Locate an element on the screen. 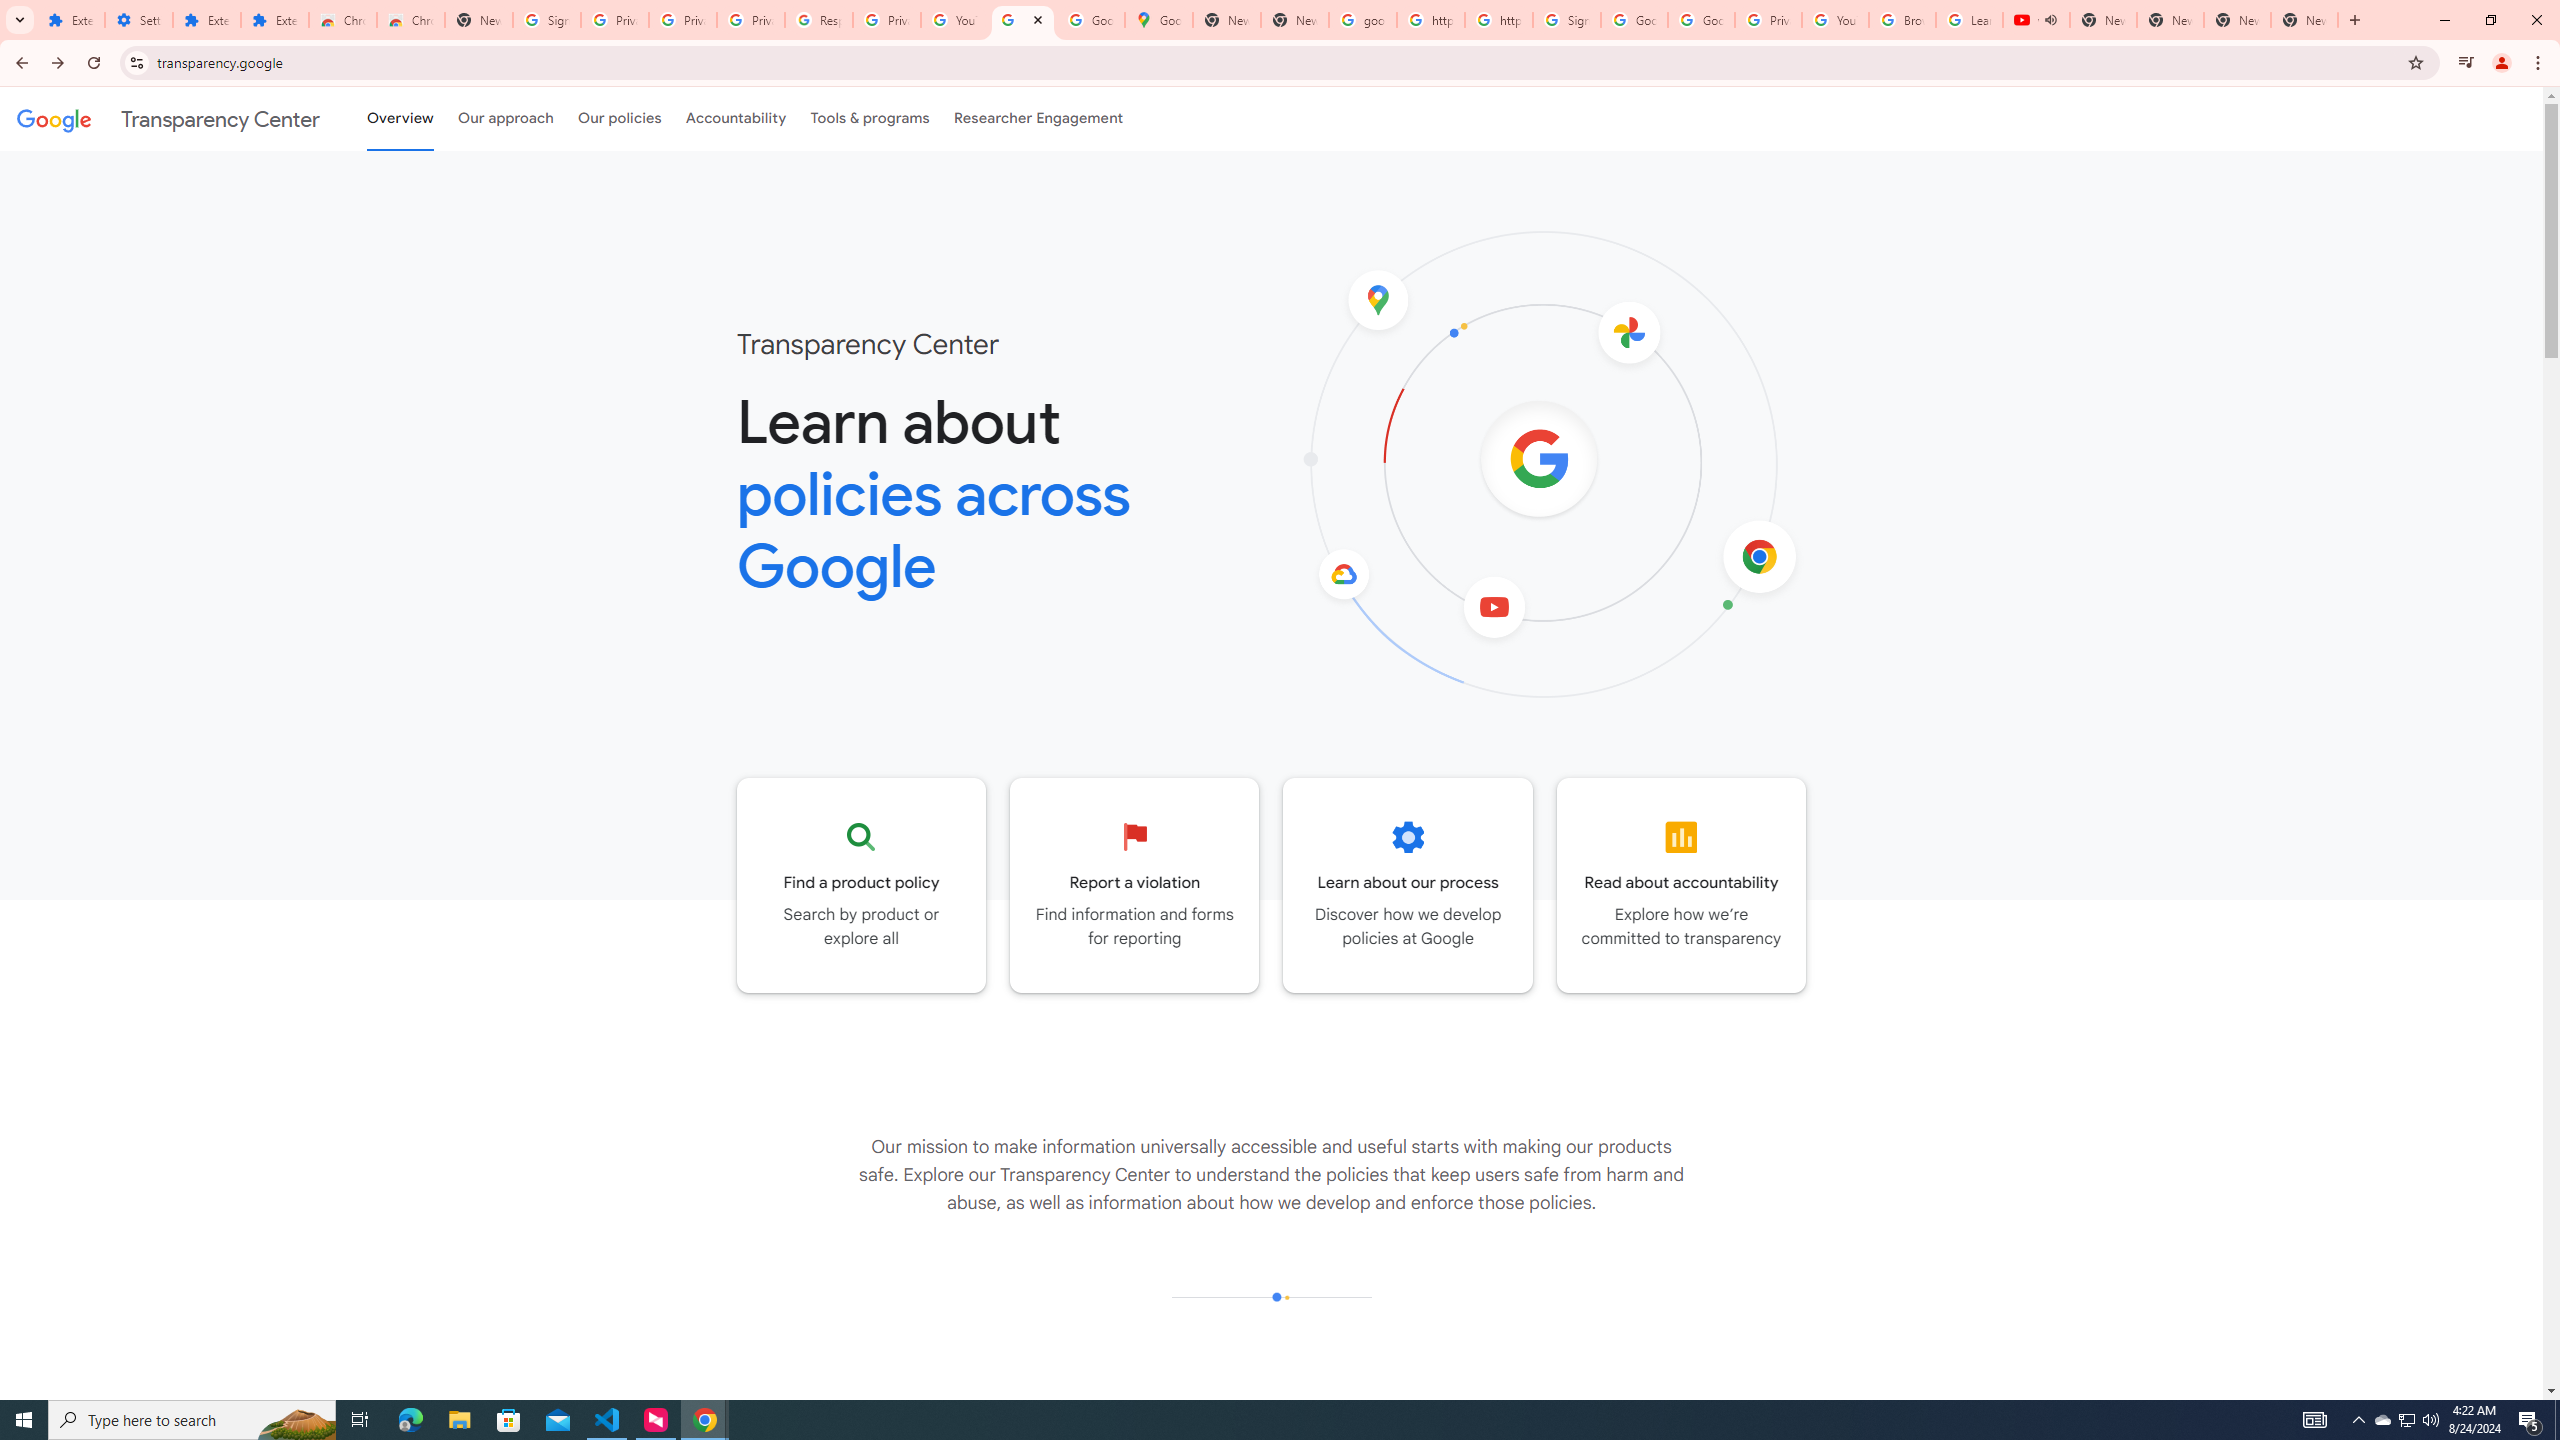  'https://scholar.google.com/' is located at coordinates (1430, 19).